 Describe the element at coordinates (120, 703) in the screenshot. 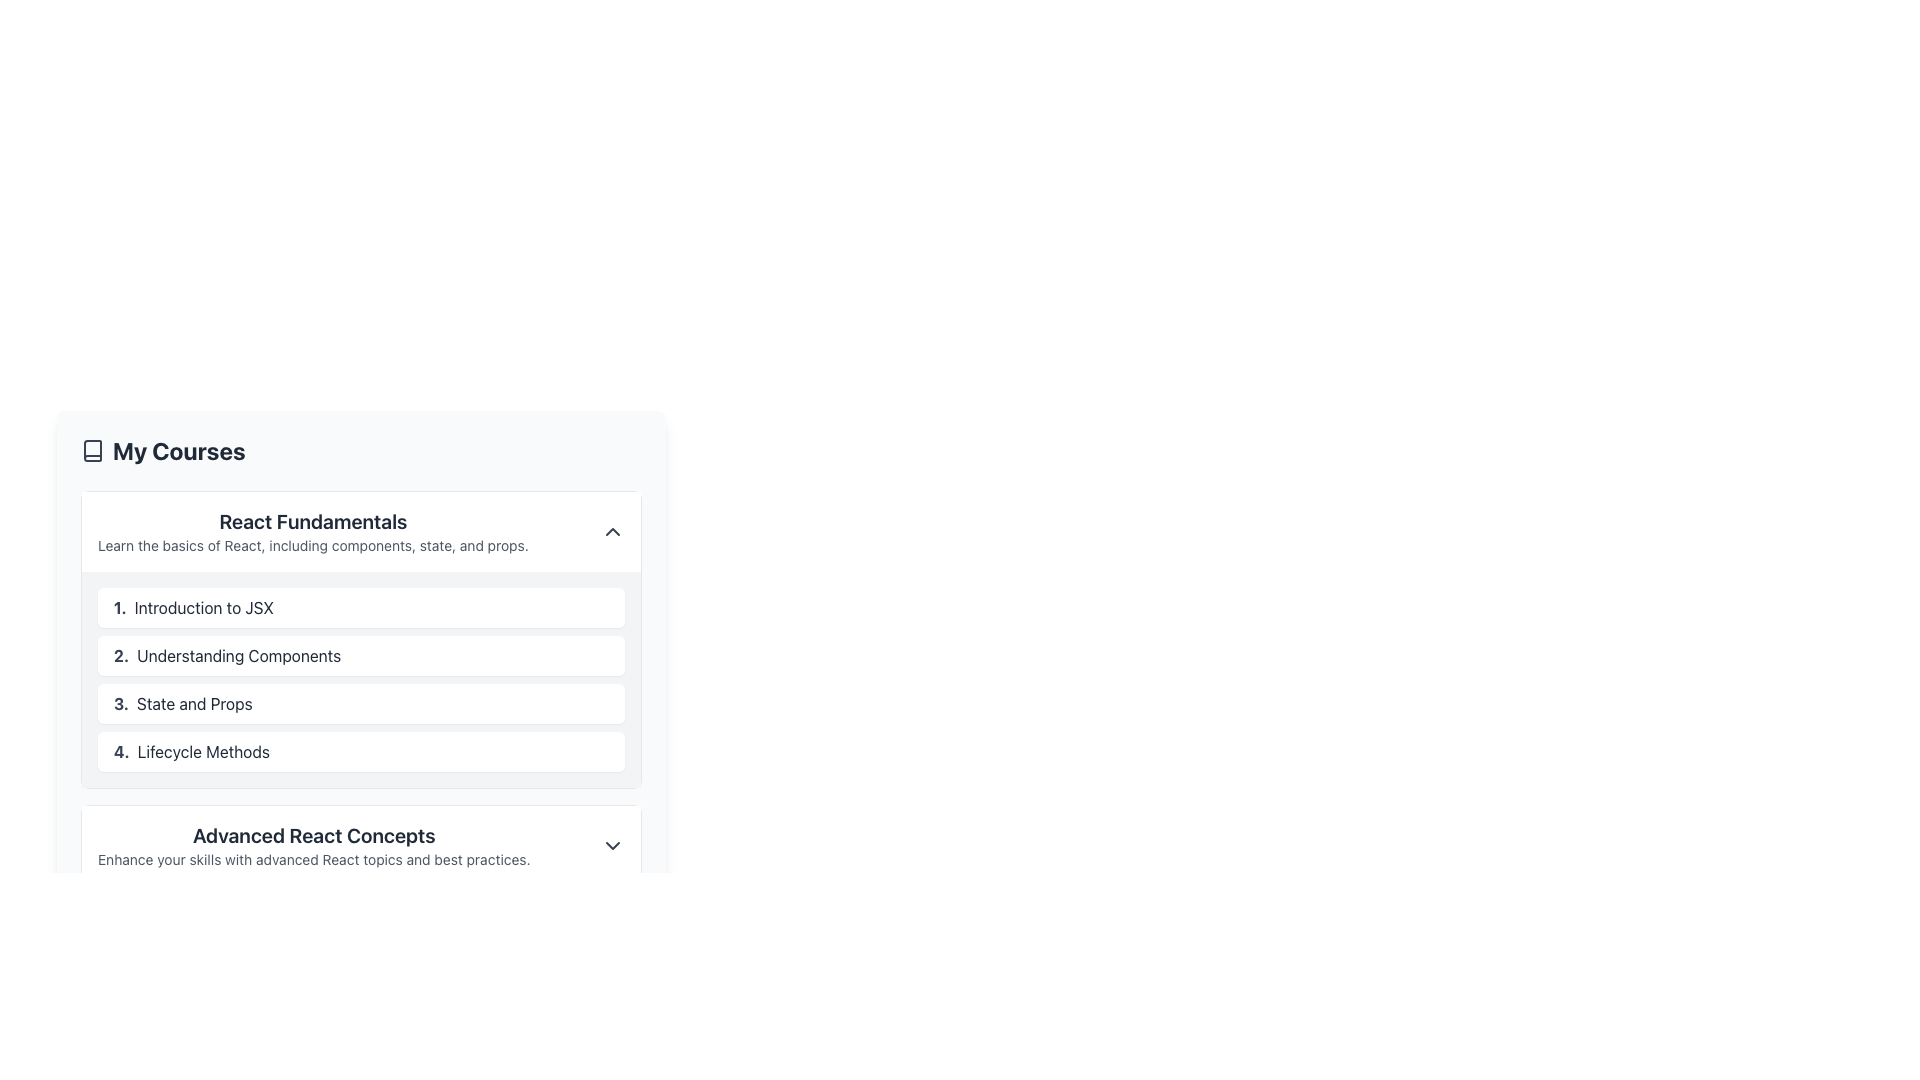

I see `the text label indicating the third entry in the 'React Fundamentals' section, which marks the position of 'State and Props'` at that location.